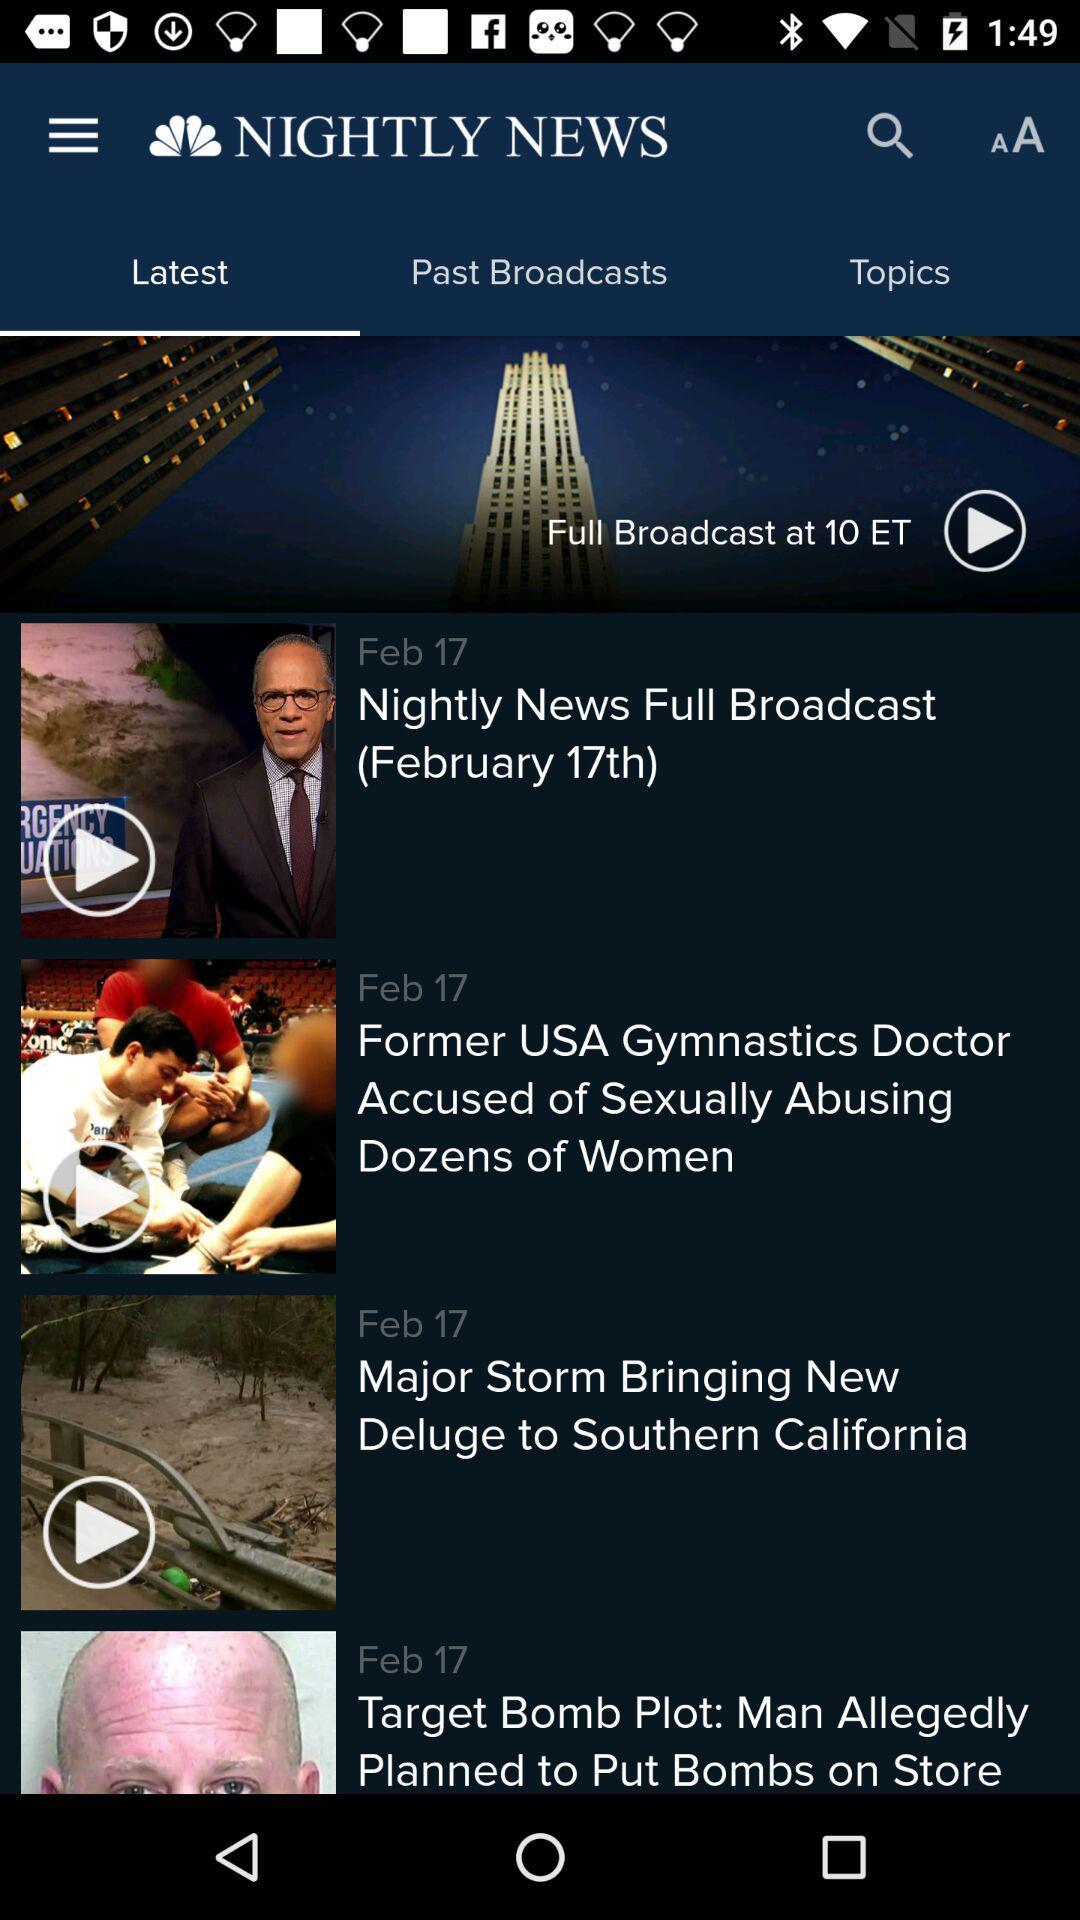 The height and width of the screenshot is (1920, 1080). Describe the element at coordinates (407, 135) in the screenshot. I see `returns back to the fist page of the website` at that location.